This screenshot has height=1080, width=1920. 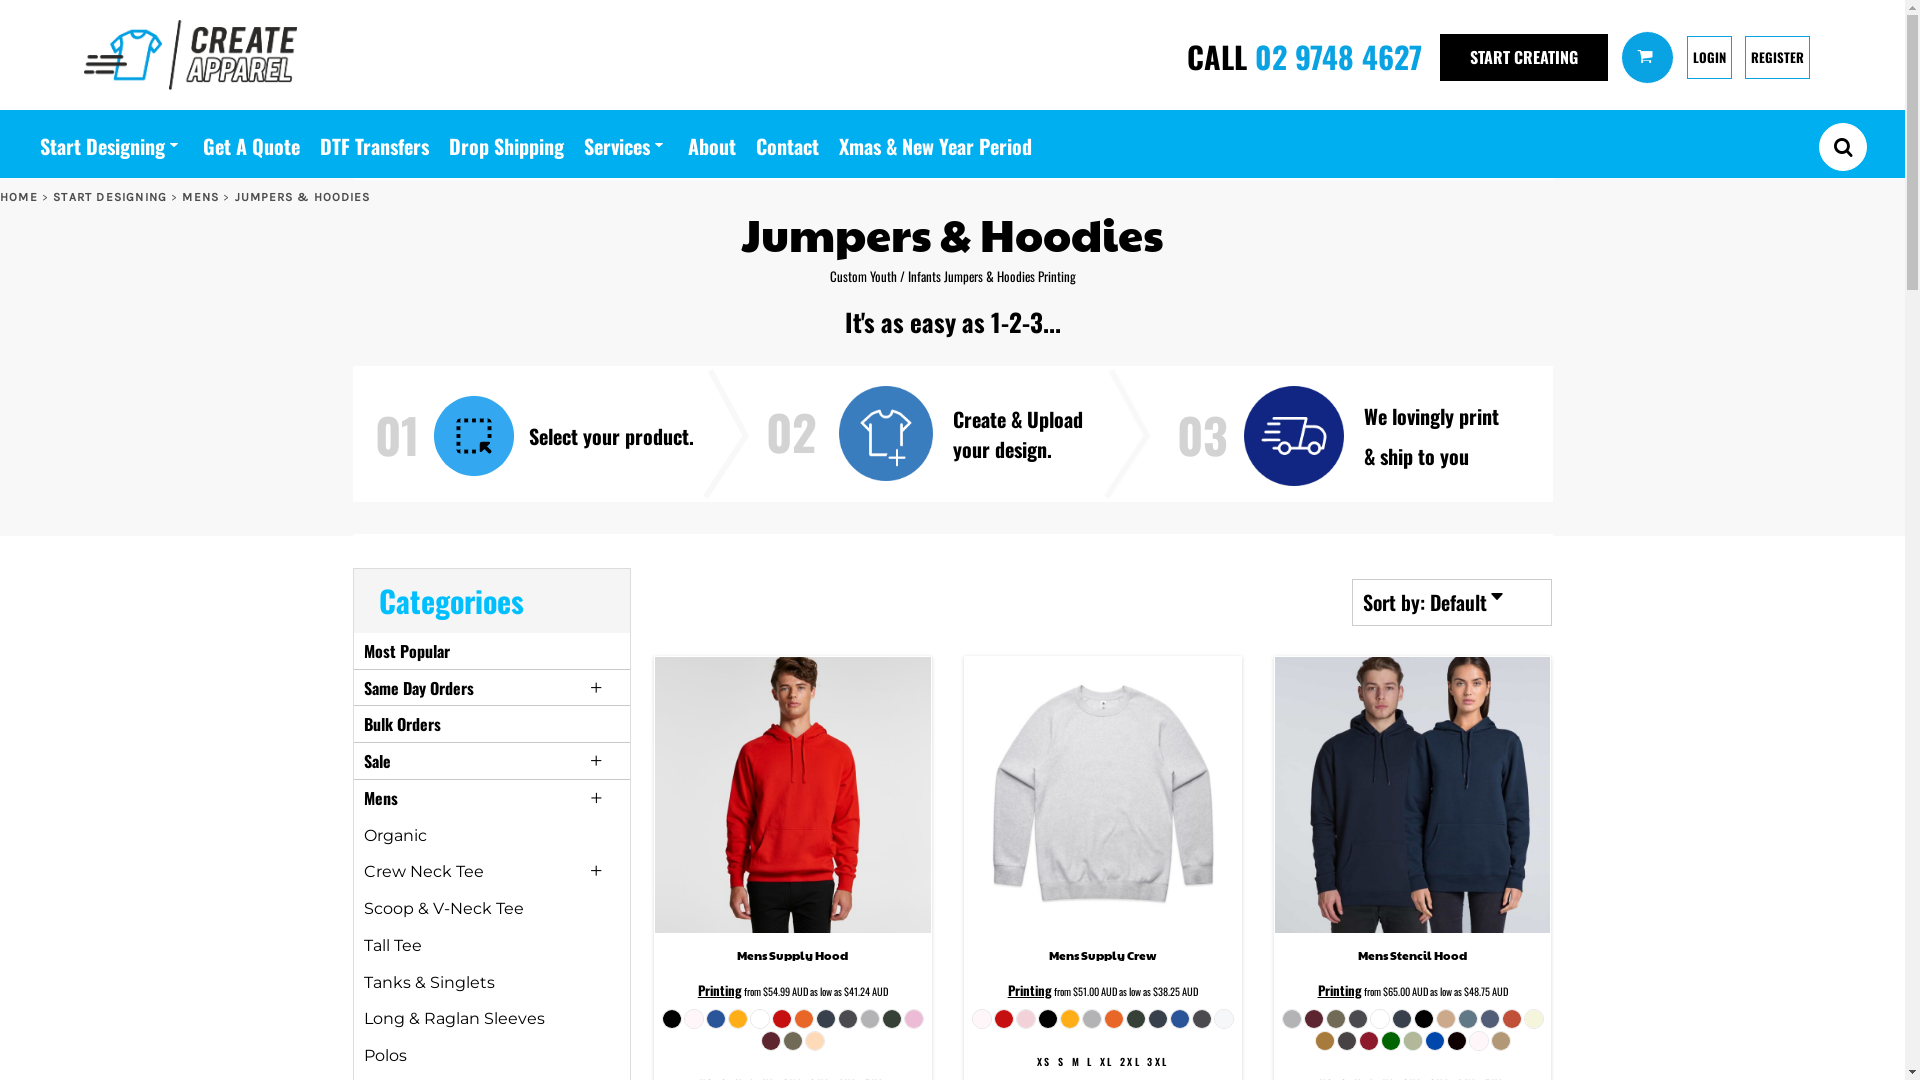 I want to click on 'Polos', so click(x=385, y=1054).